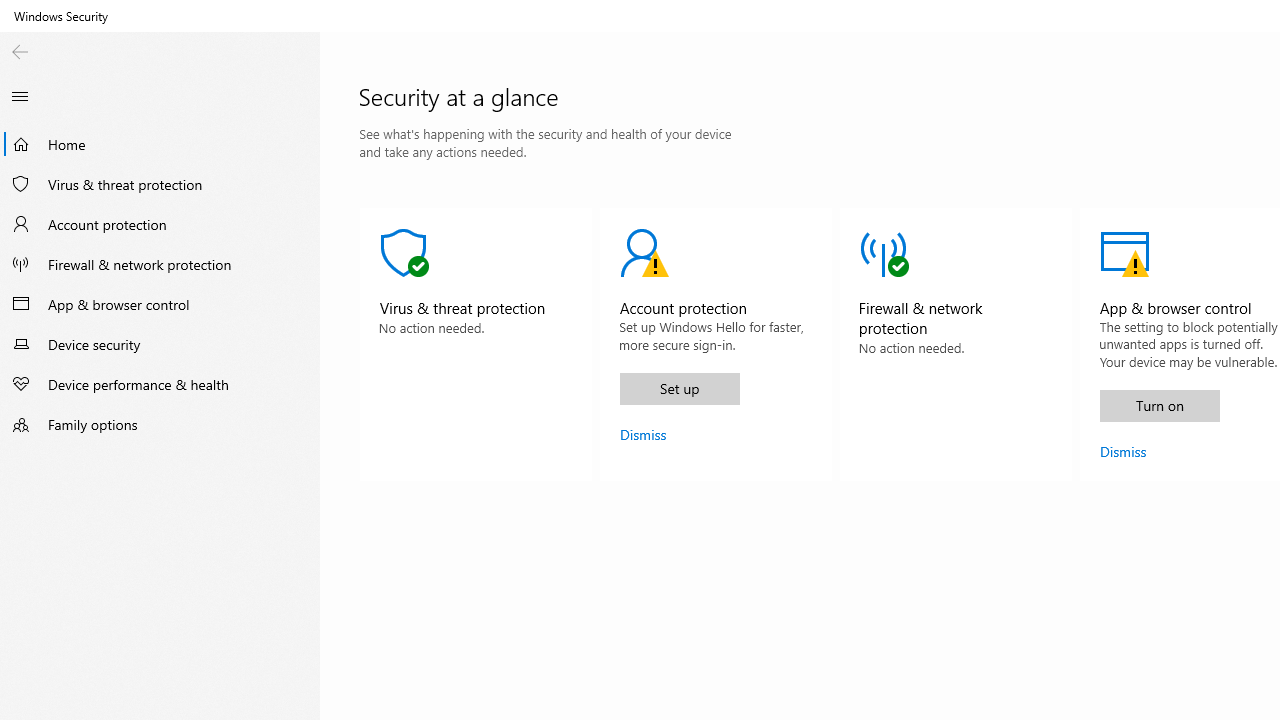  Describe the element at coordinates (716, 343) in the screenshot. I see `'Account protectionAction Recommended.'` at that location.